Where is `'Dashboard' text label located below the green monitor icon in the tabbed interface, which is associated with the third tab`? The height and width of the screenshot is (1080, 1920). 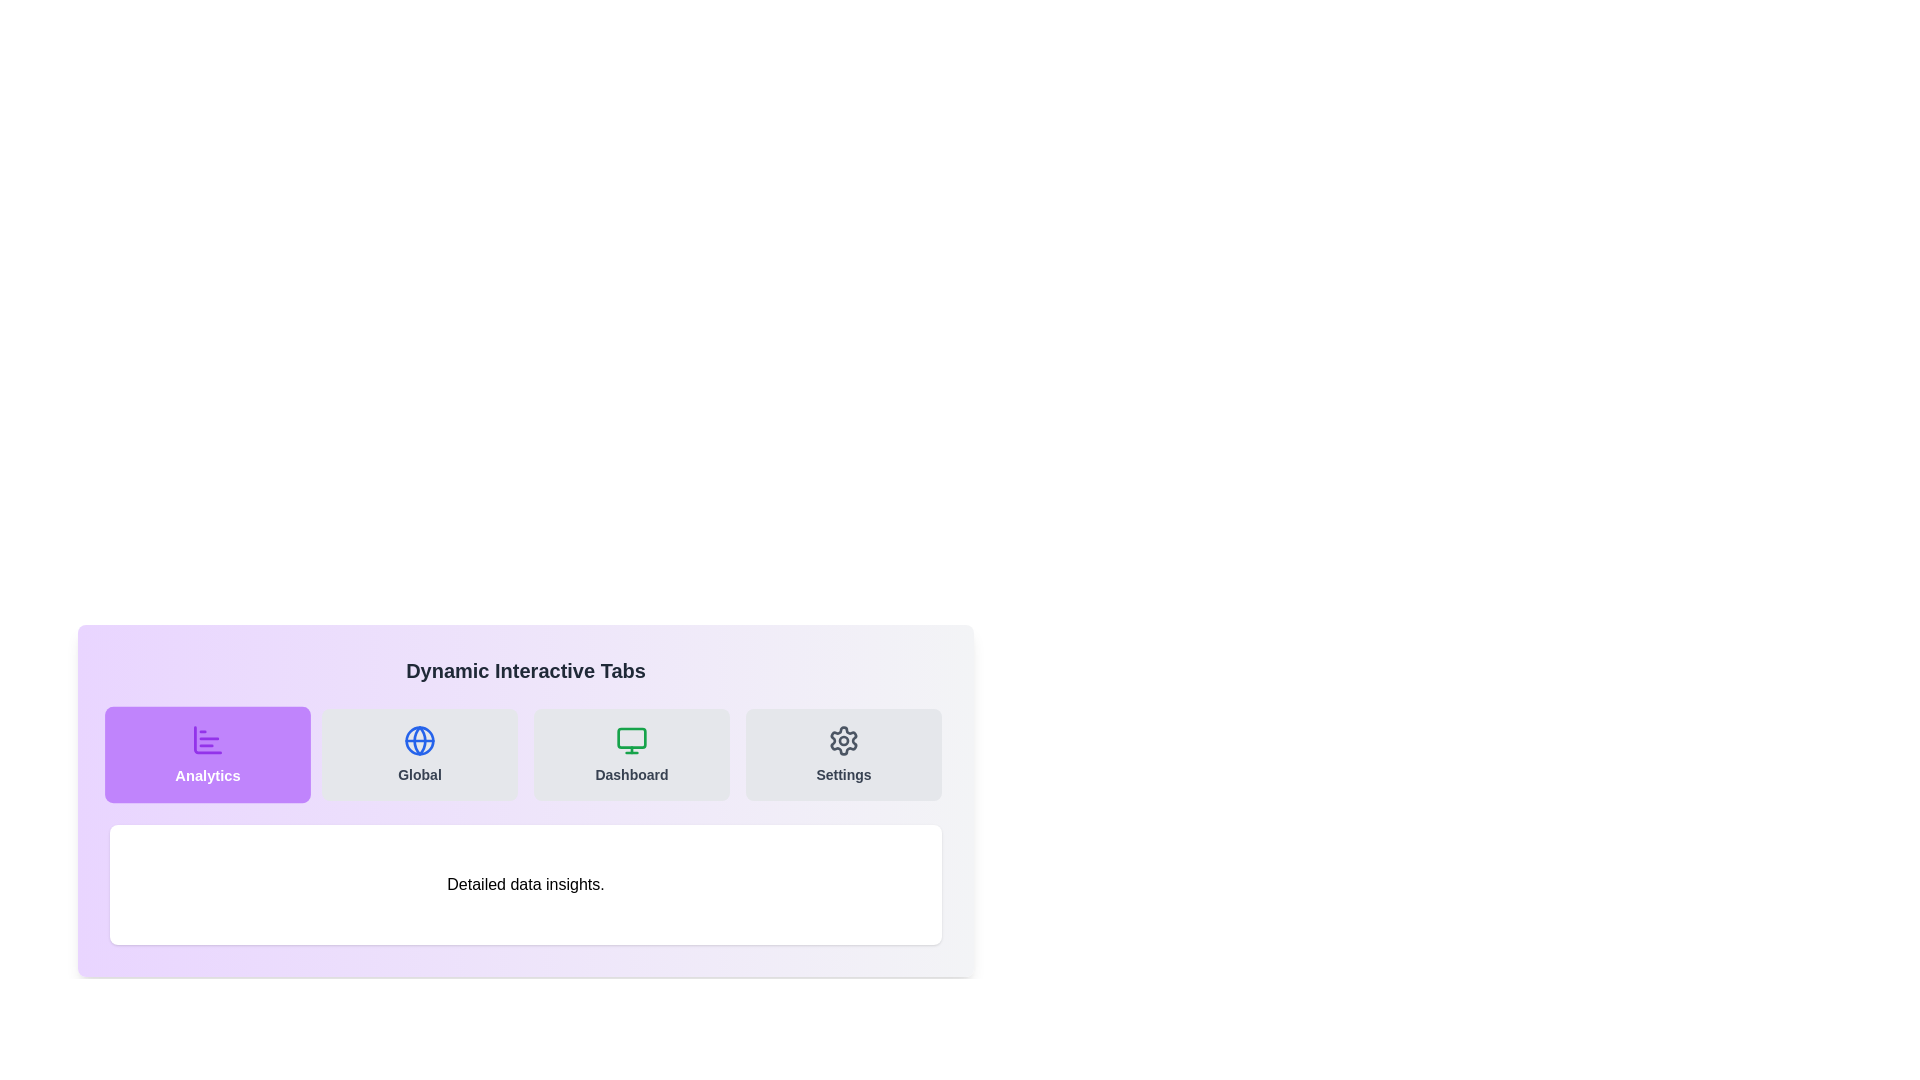 'Dashboard' text label located below the green monitor icon in the tabbed interface, which is associated with the third tab is located at coordinates (631, 774).